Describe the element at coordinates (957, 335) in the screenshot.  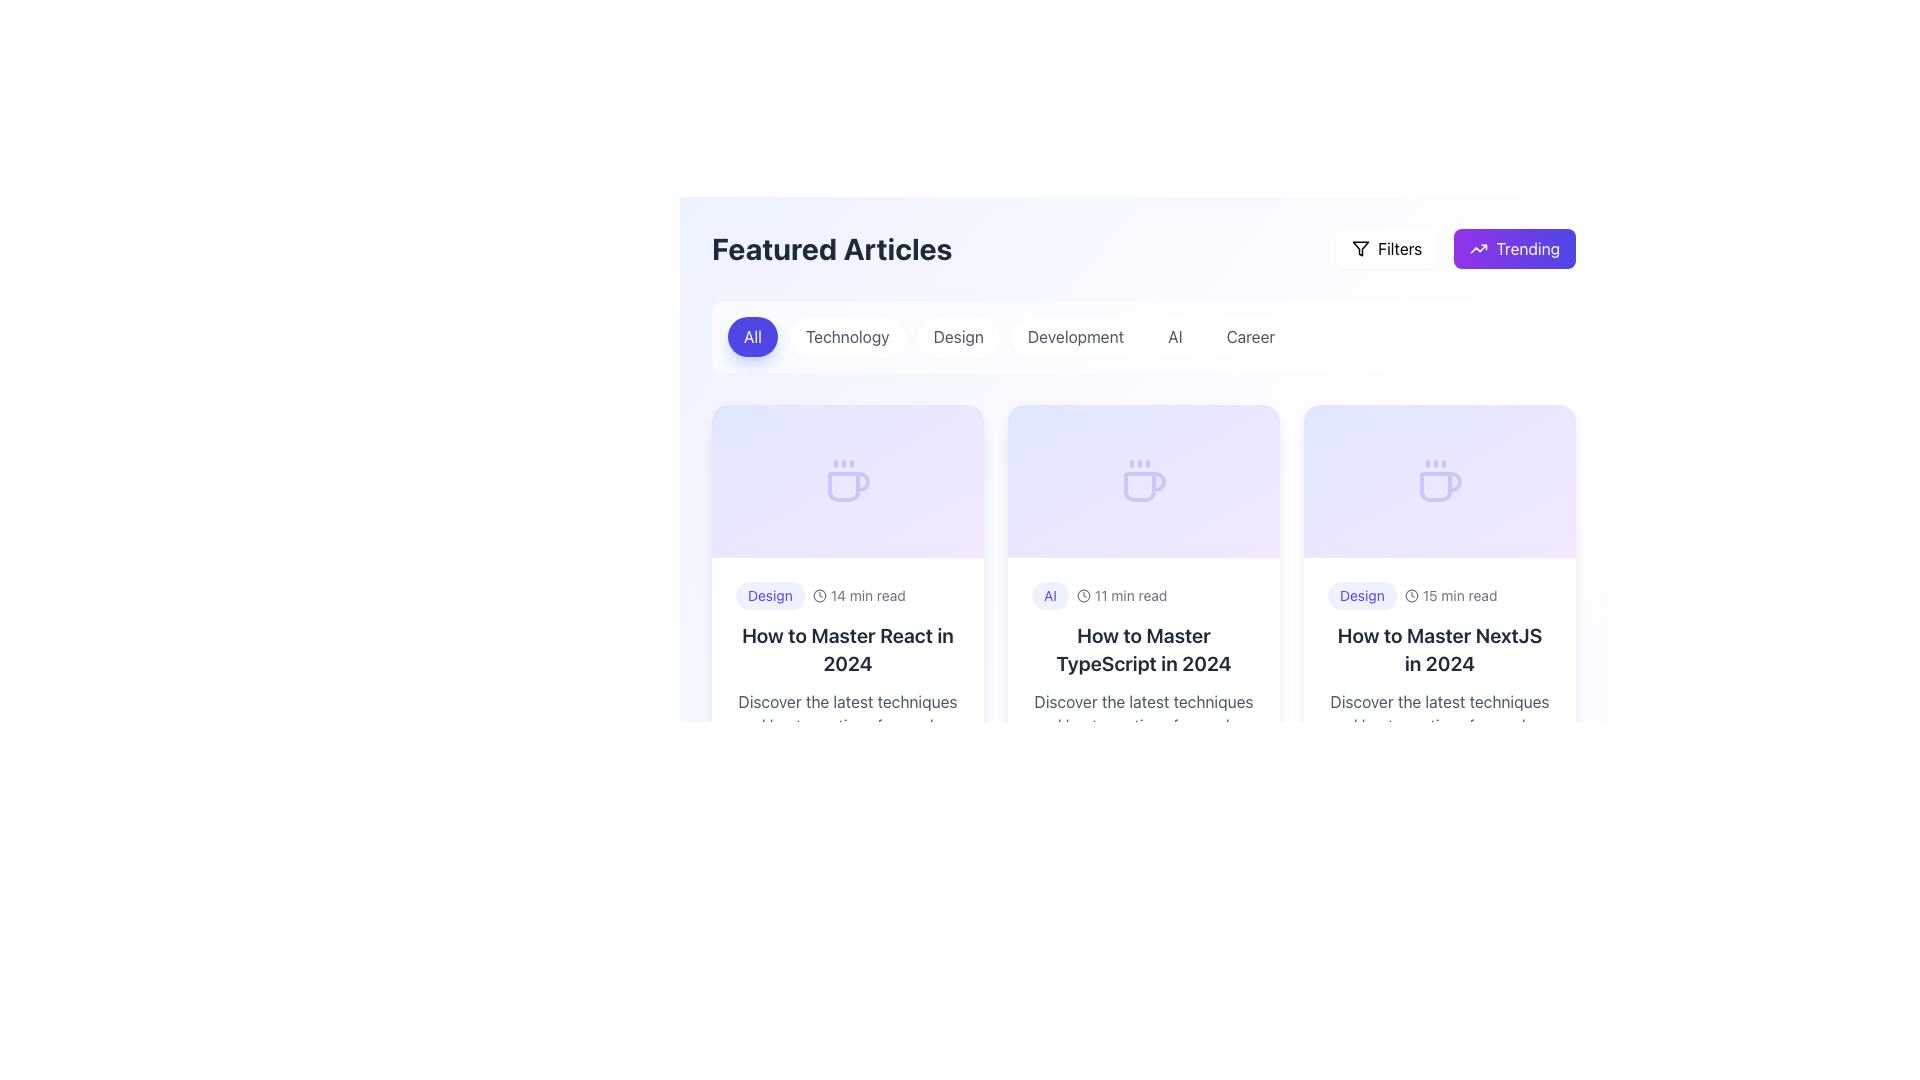
I see `the 'Design' category filter button` at that location.